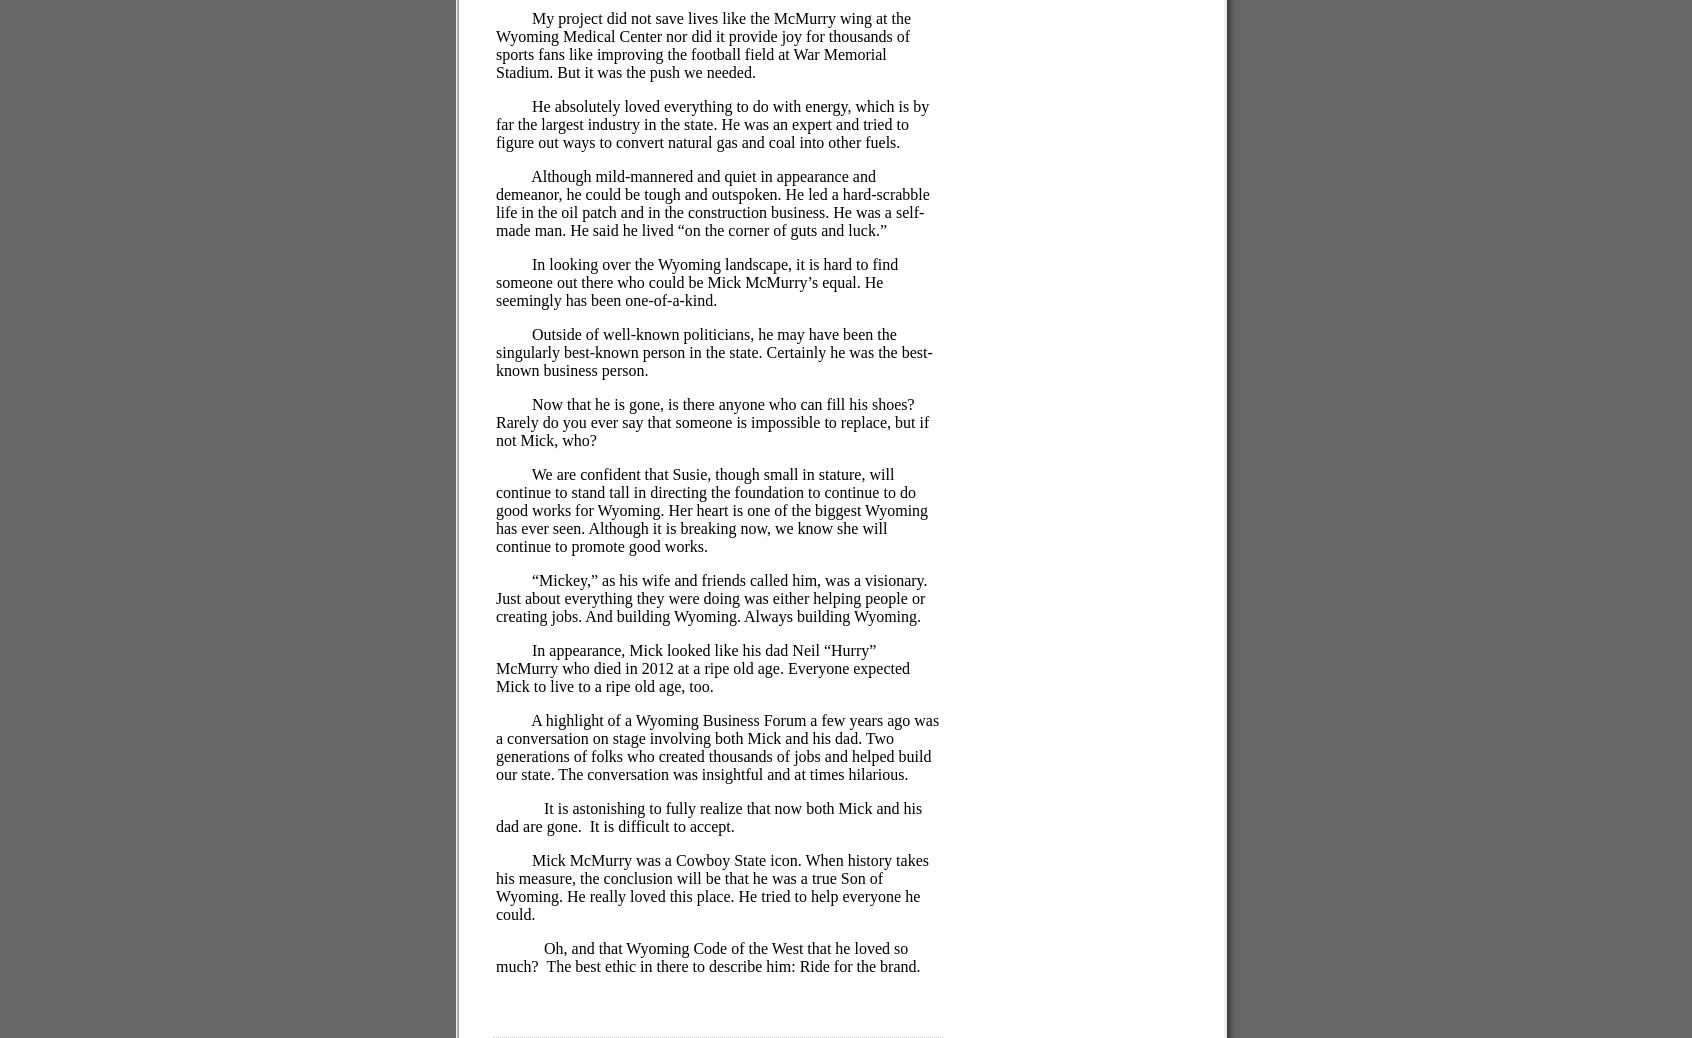 The image size is (1692, 1038). Describe the element at coordinates (716, 745) in the screenshot. I see `'A highlight of
a Wyoming Business Forum a few years ago was a conversation on stage involving
both Mick and his dad. Two generations of folks who created thousands of jobs
and helped build our state. The conversation was insightful and at times
hilarious.'` at that location.